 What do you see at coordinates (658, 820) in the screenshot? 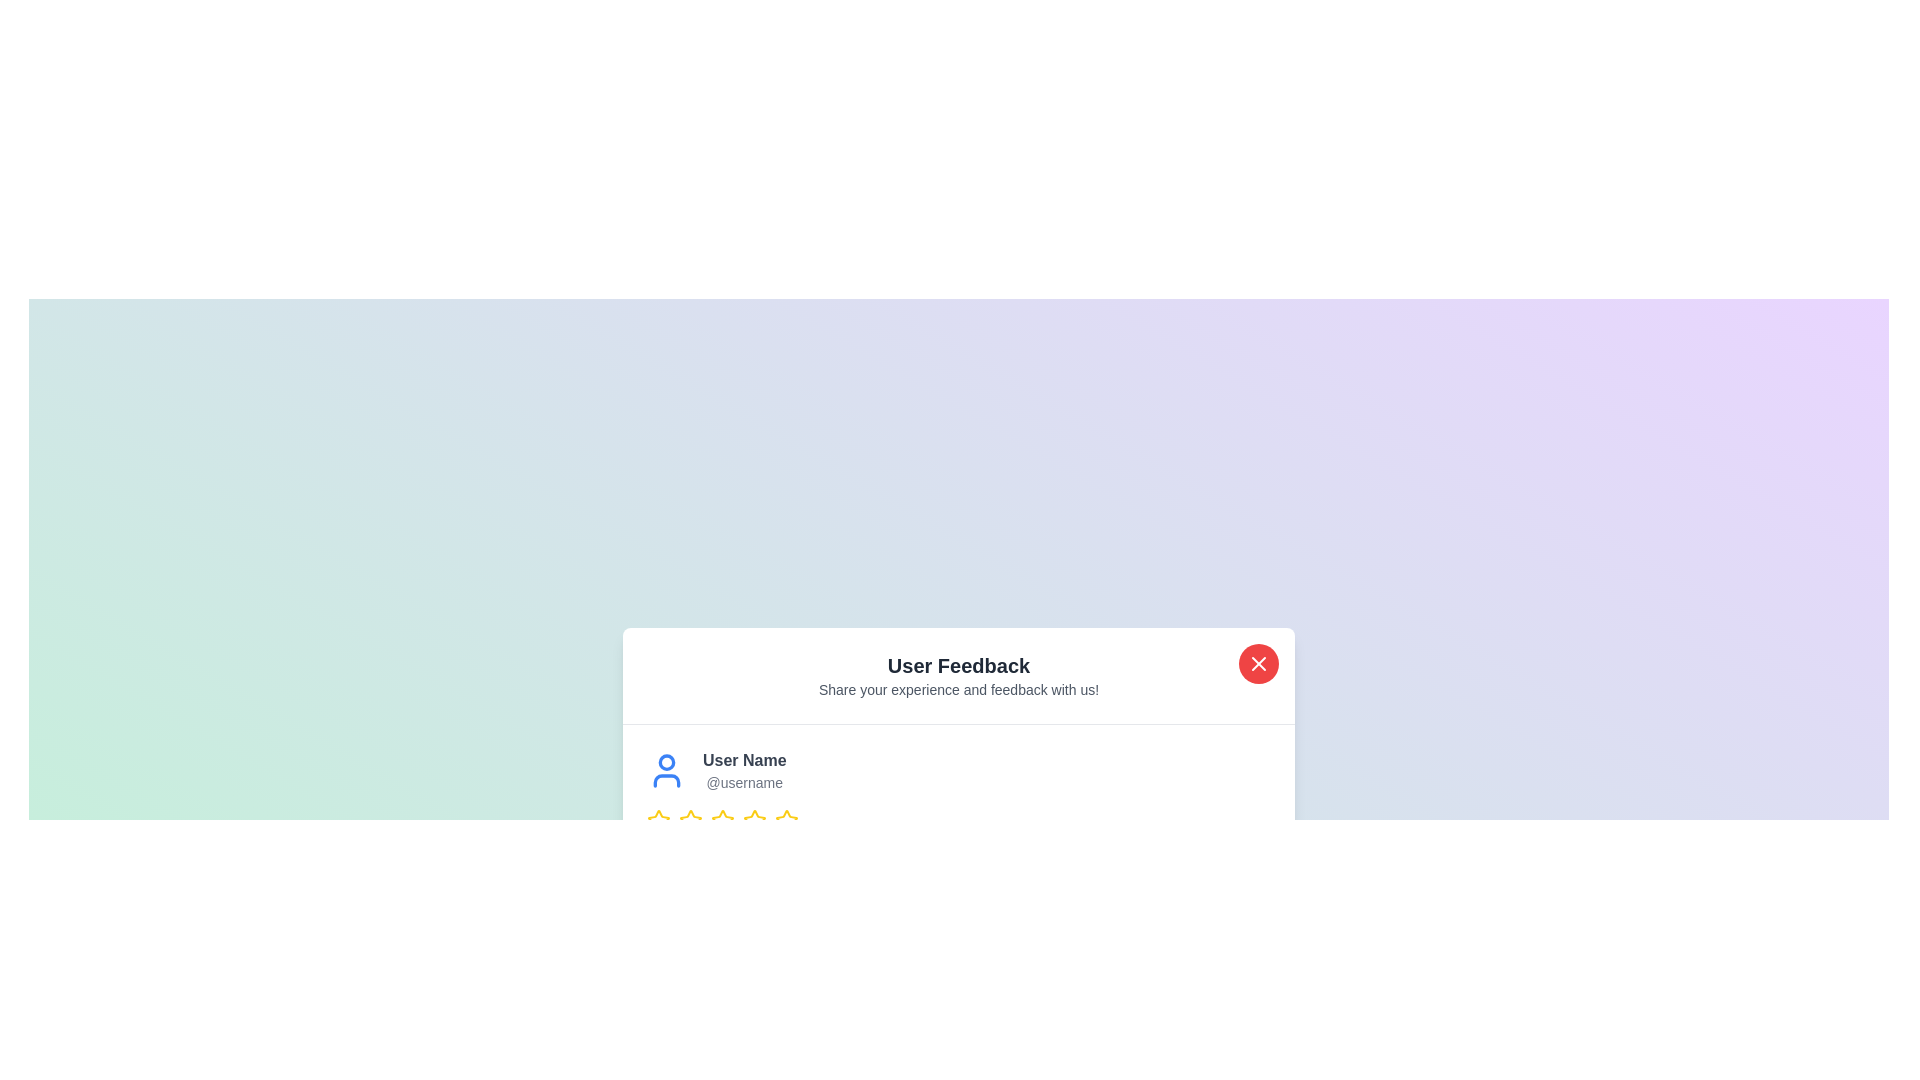
I see `the first star icon in the feedback block` at bounding box center [658, 820].